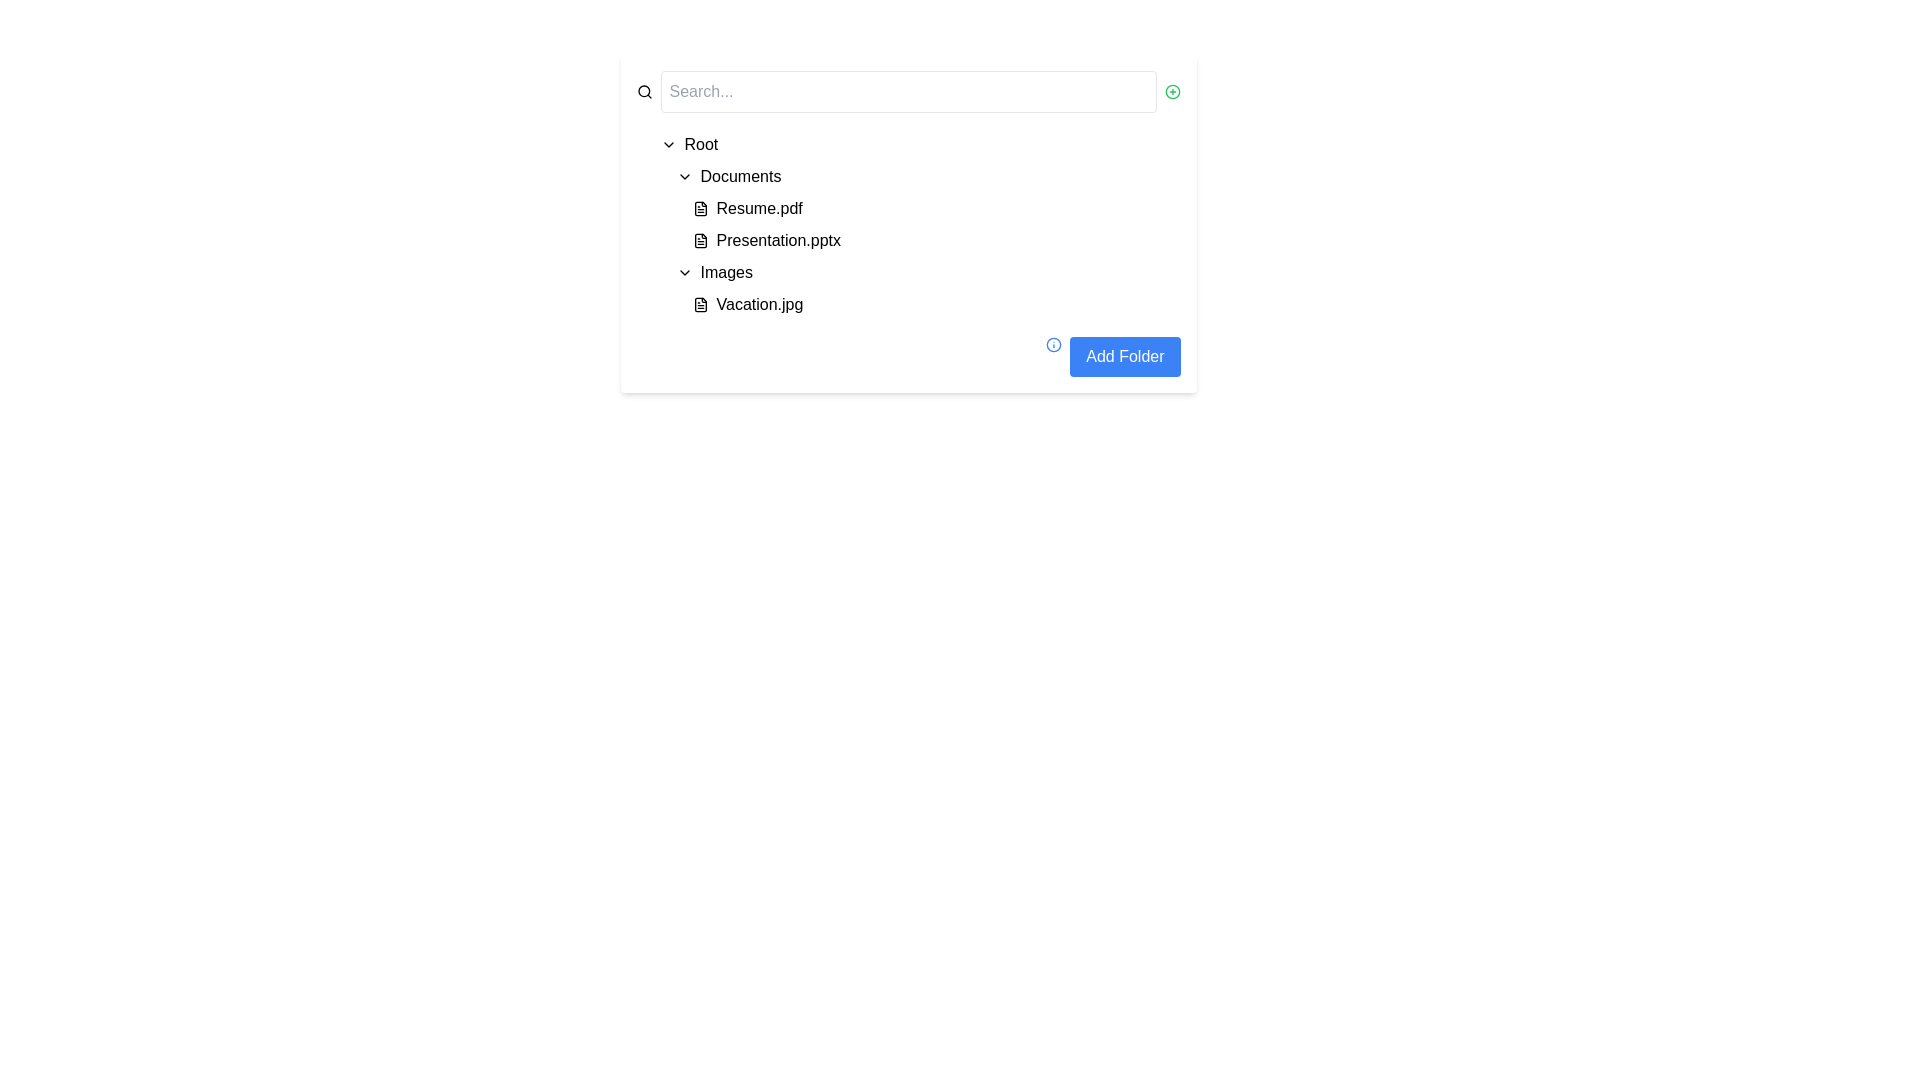  What do you see at coordinates (758, 208) in the screenshot?
I see `the file labeled 'Resume.pdf' located in the 'Documents' section` at bounding box center [758, 208].